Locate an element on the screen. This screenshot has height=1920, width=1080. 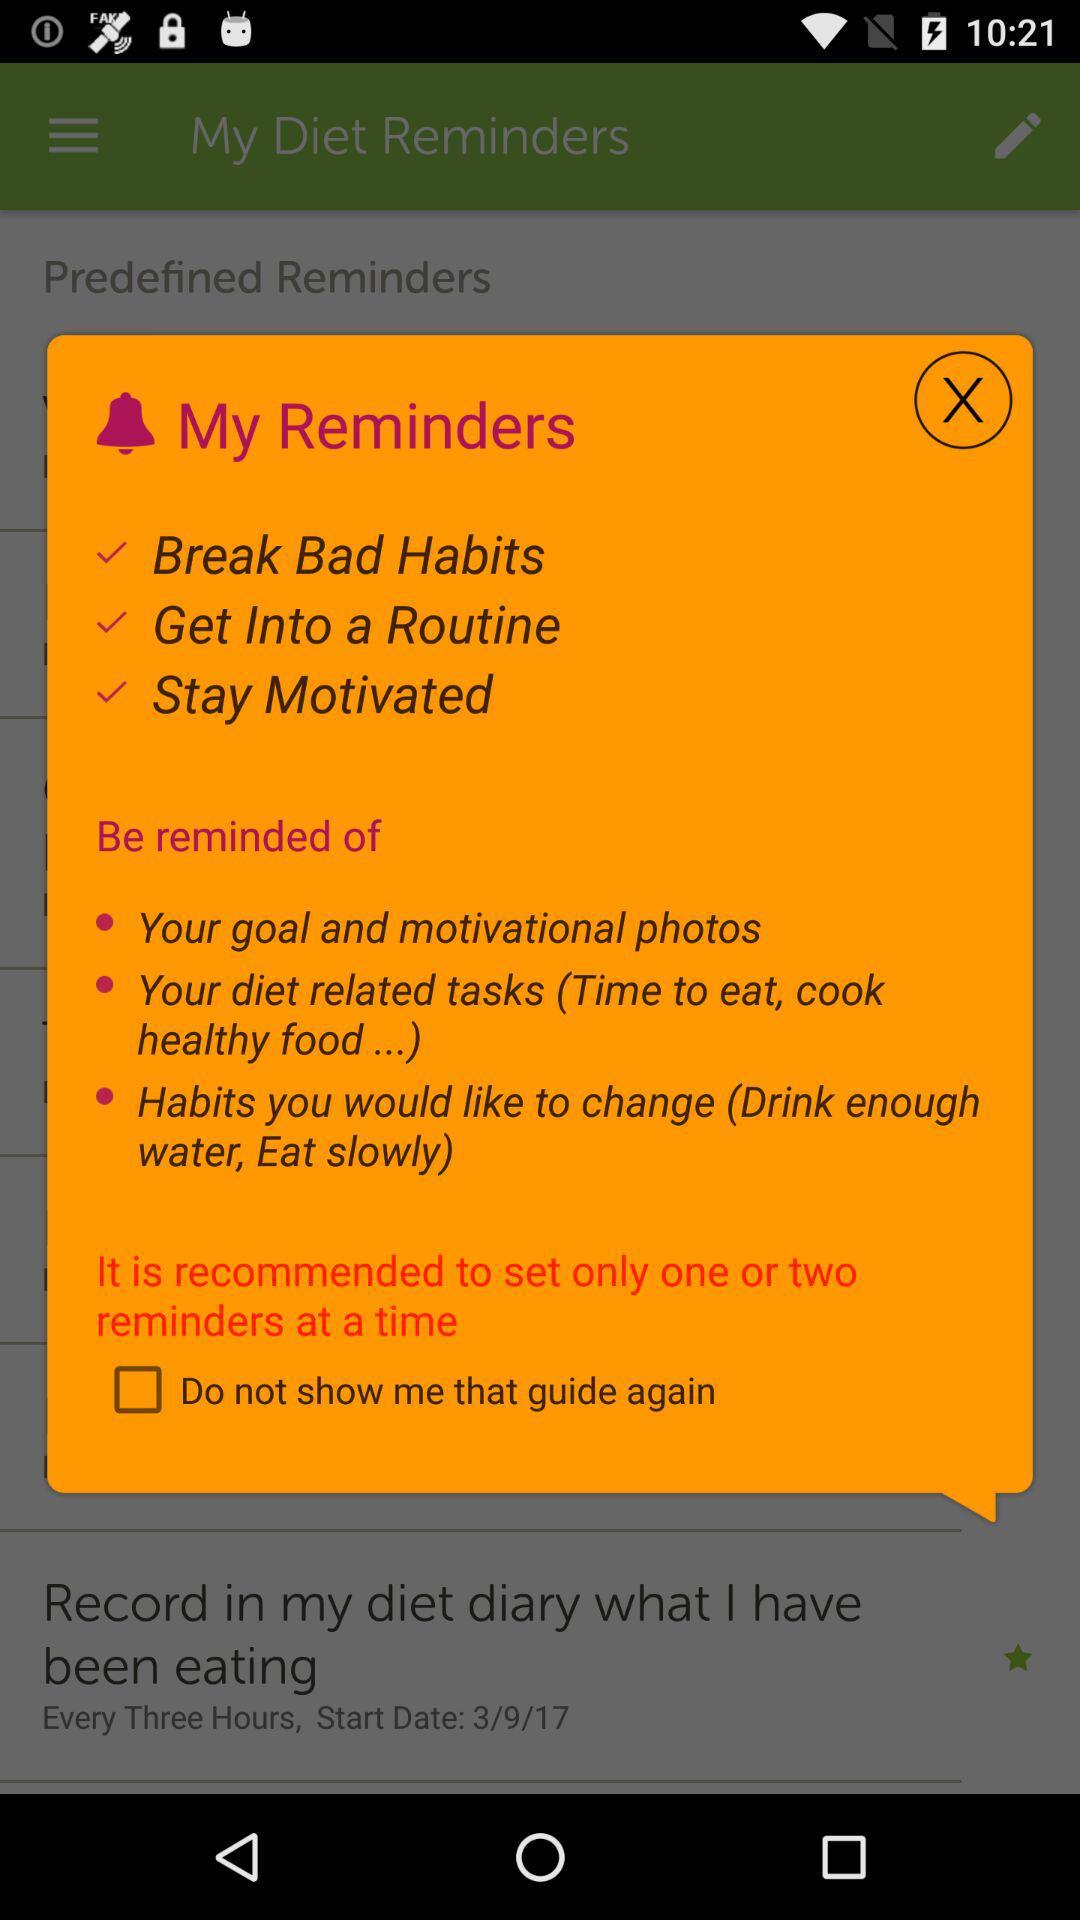
item at the top right corner is located at coordinates (962, 400).